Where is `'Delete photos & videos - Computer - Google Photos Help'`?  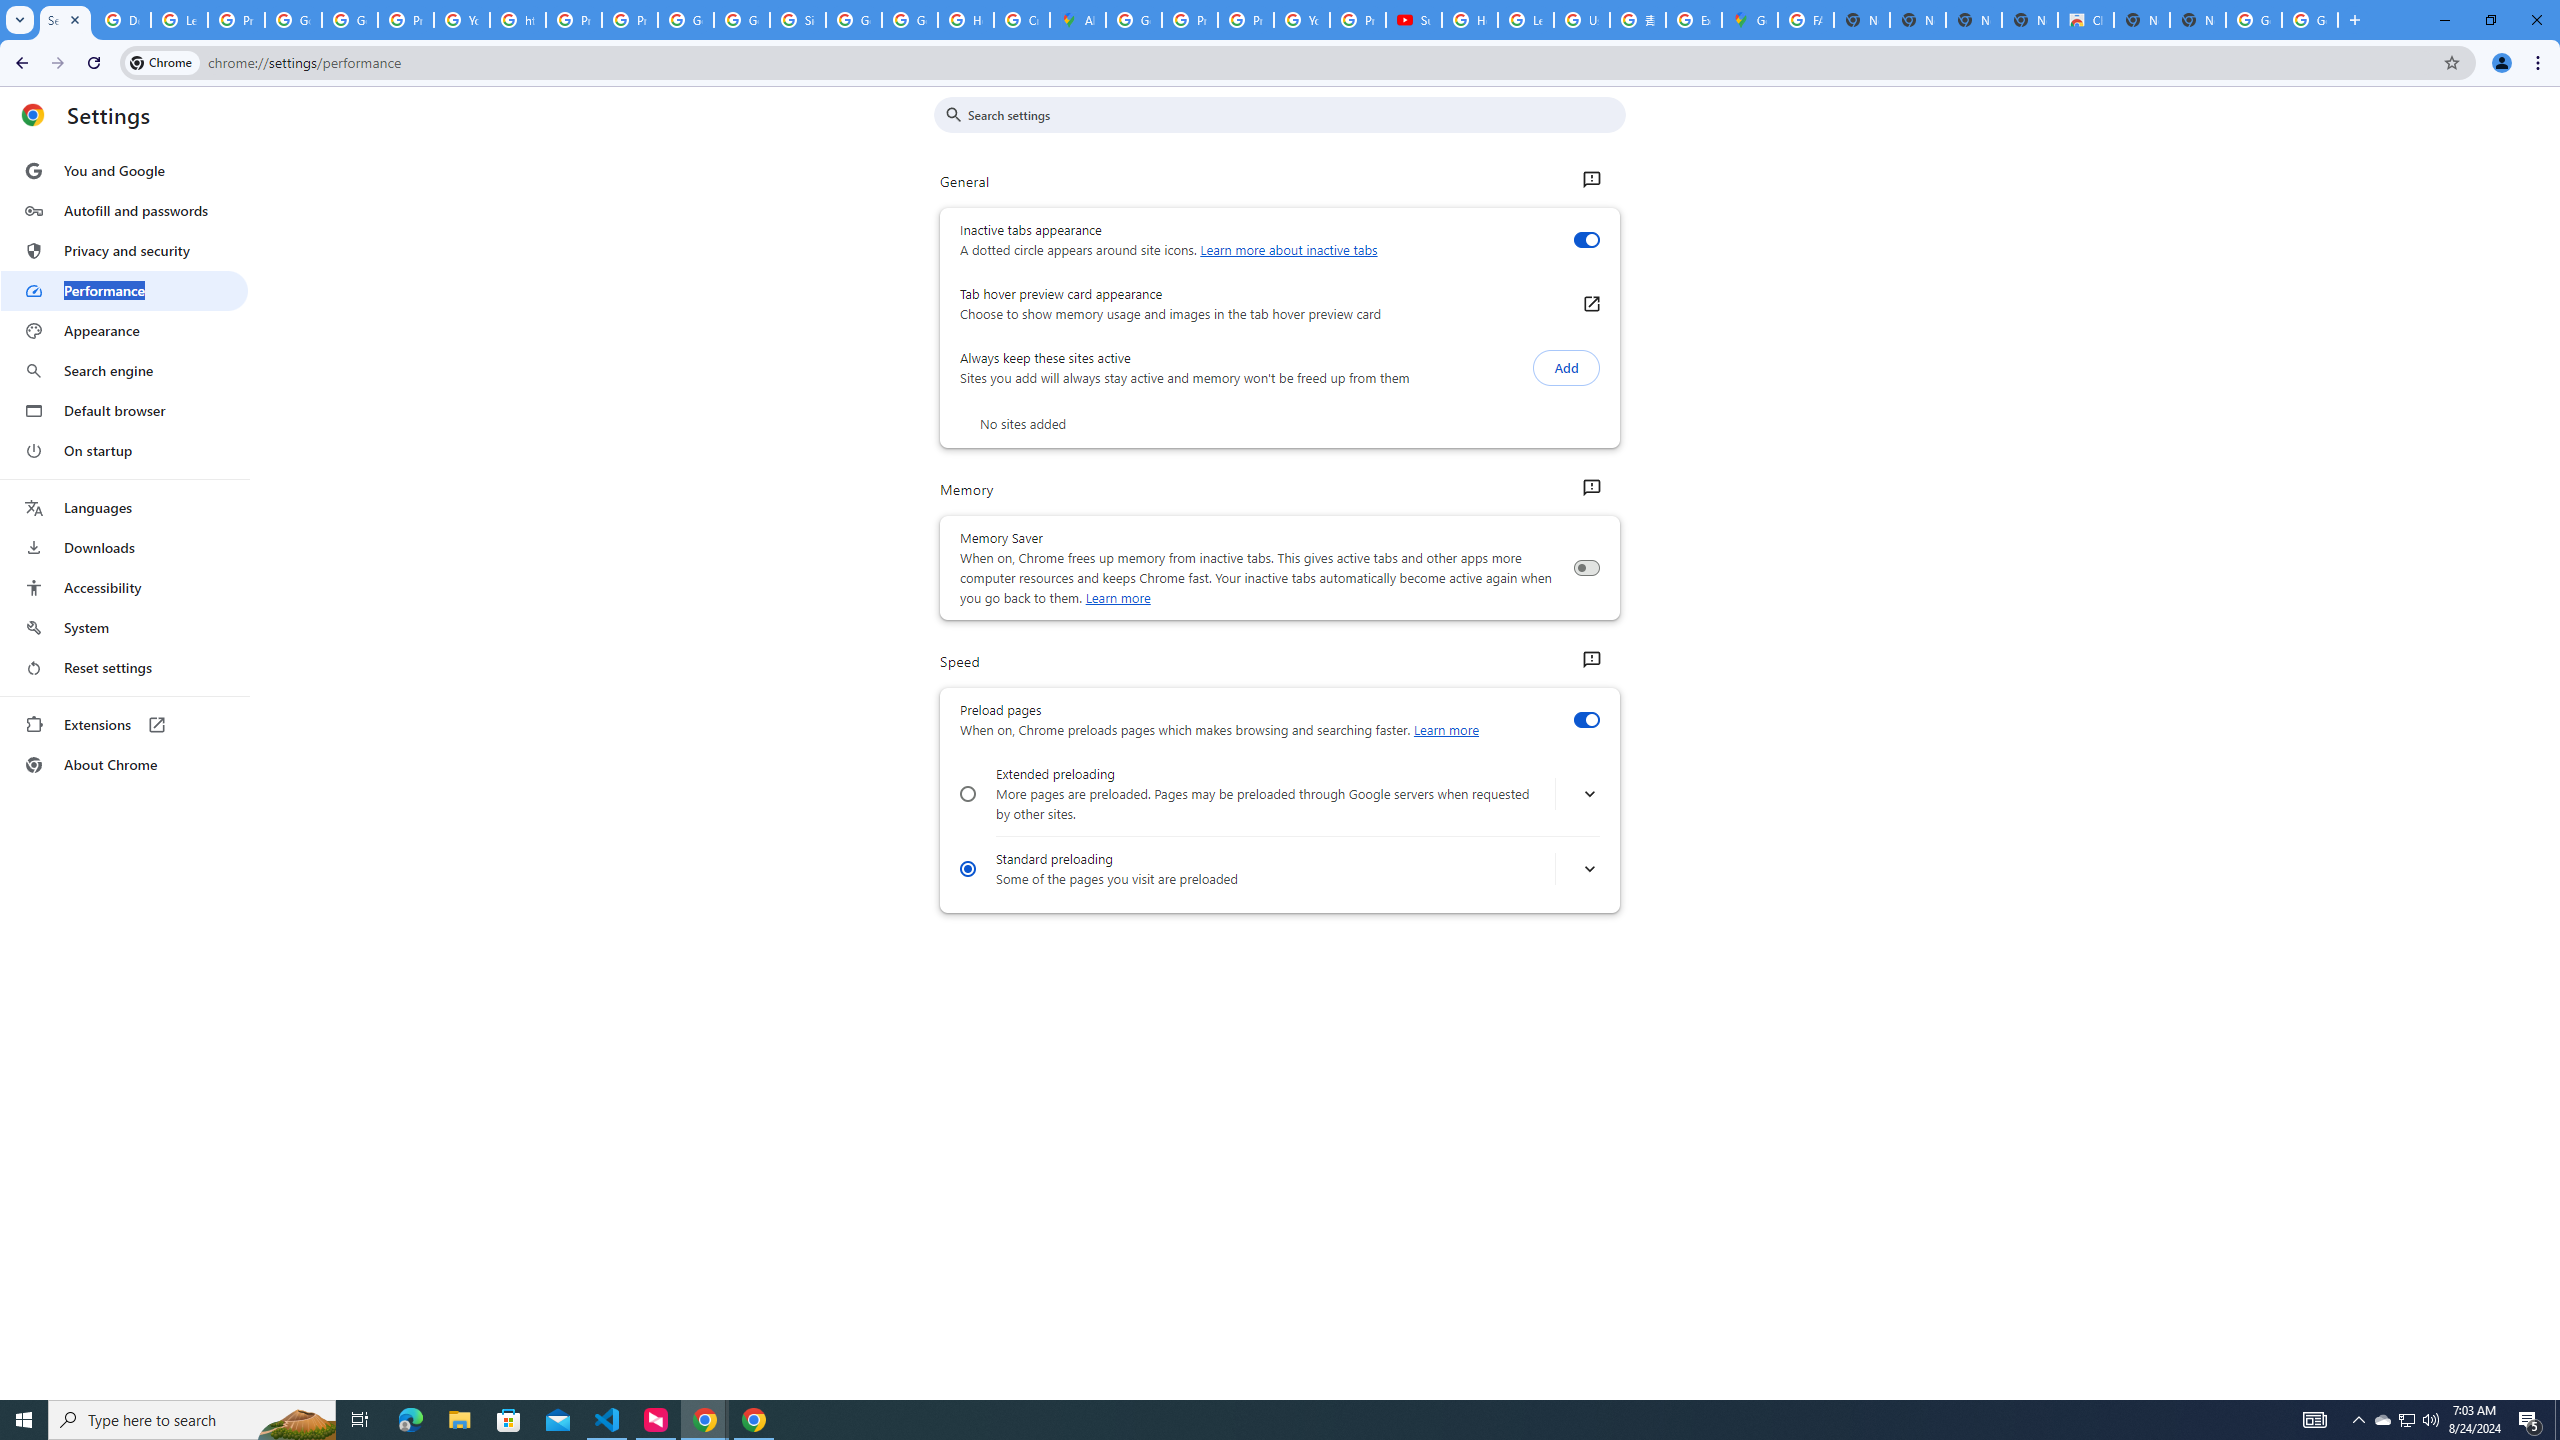
'Delete photos & videos - Computer - Google Photos Help' is located at coordinates (121, 19).